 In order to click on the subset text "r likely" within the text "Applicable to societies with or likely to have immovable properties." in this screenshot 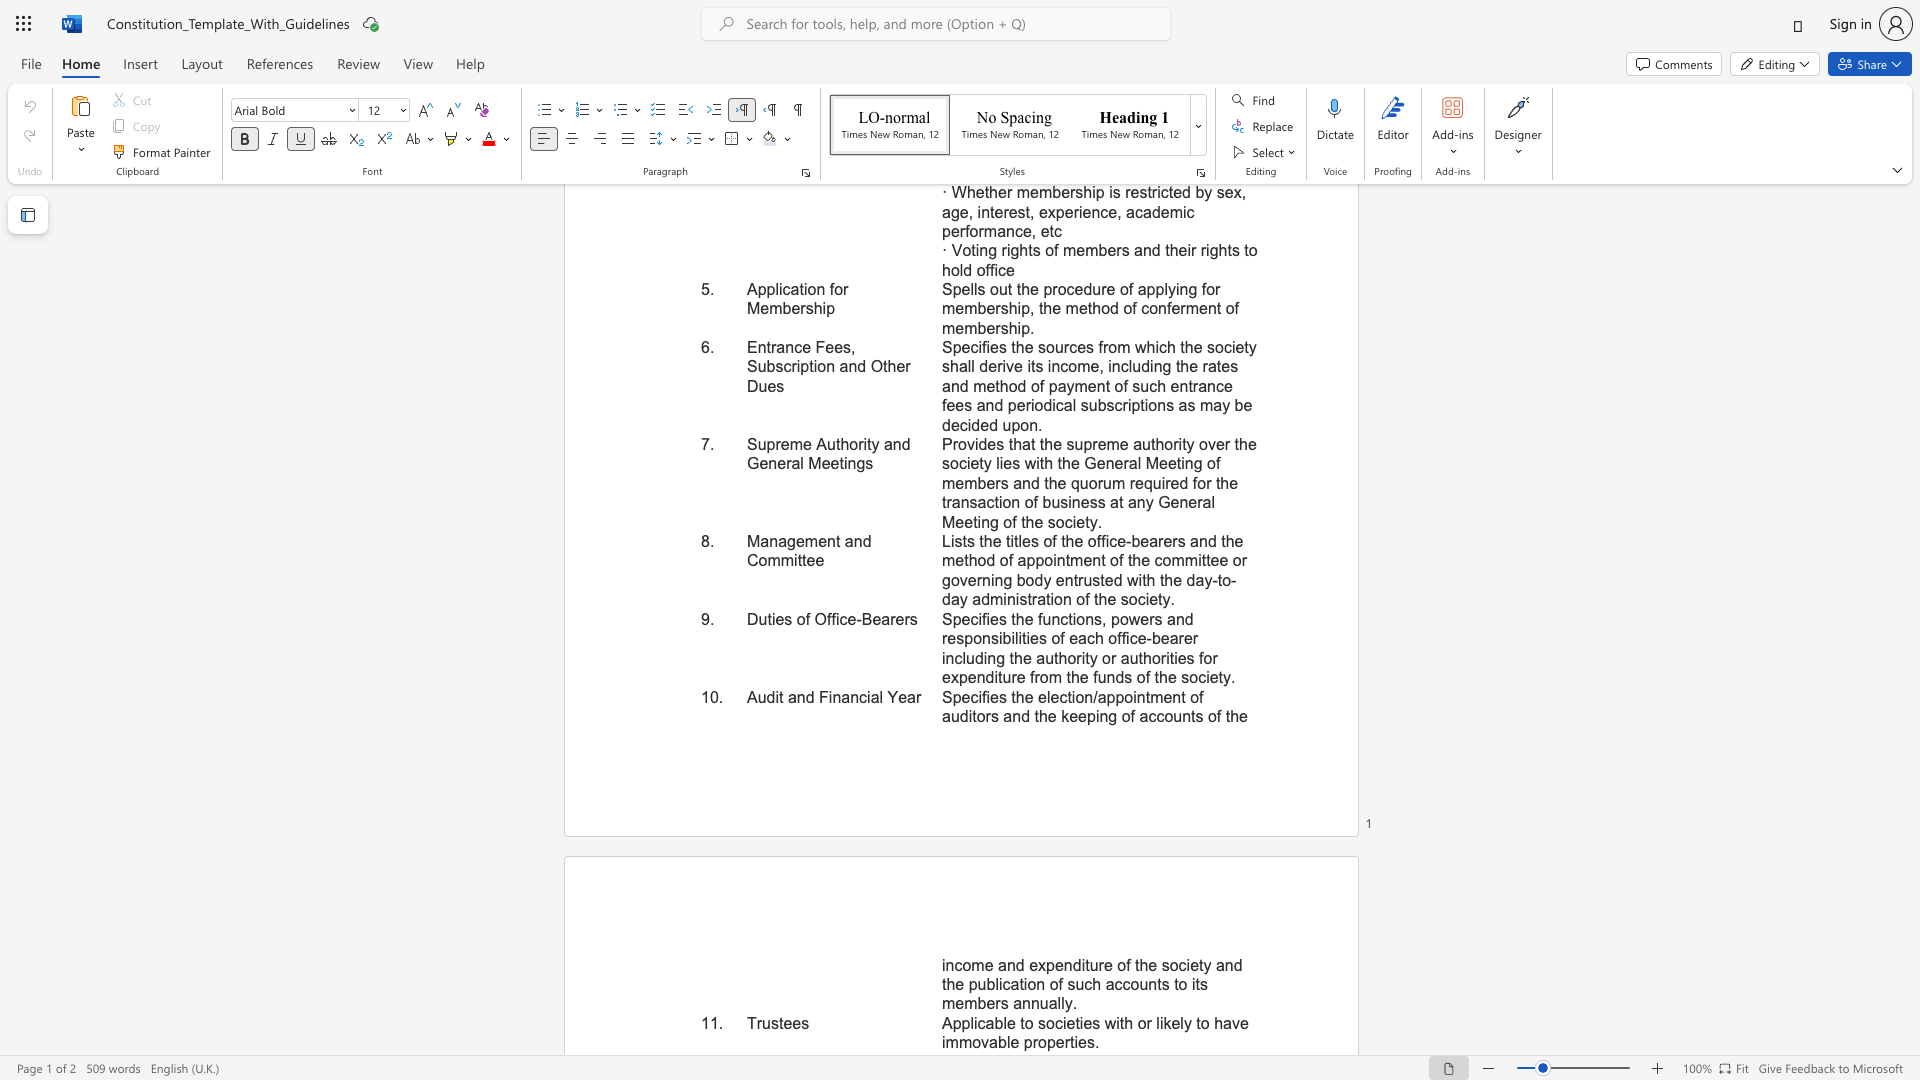, I will do `click(1146, 1023)`.